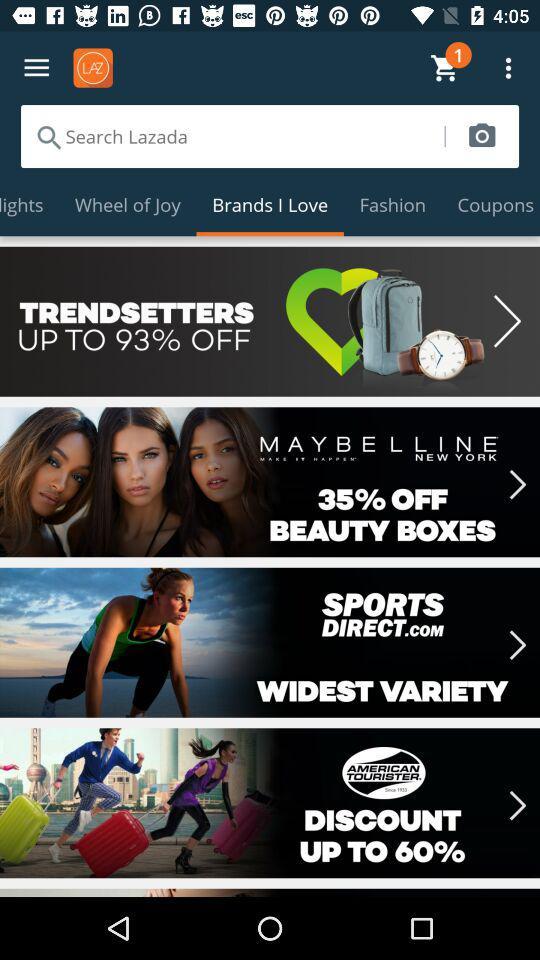  I want to click on its an advertisement, so click(270, 641).